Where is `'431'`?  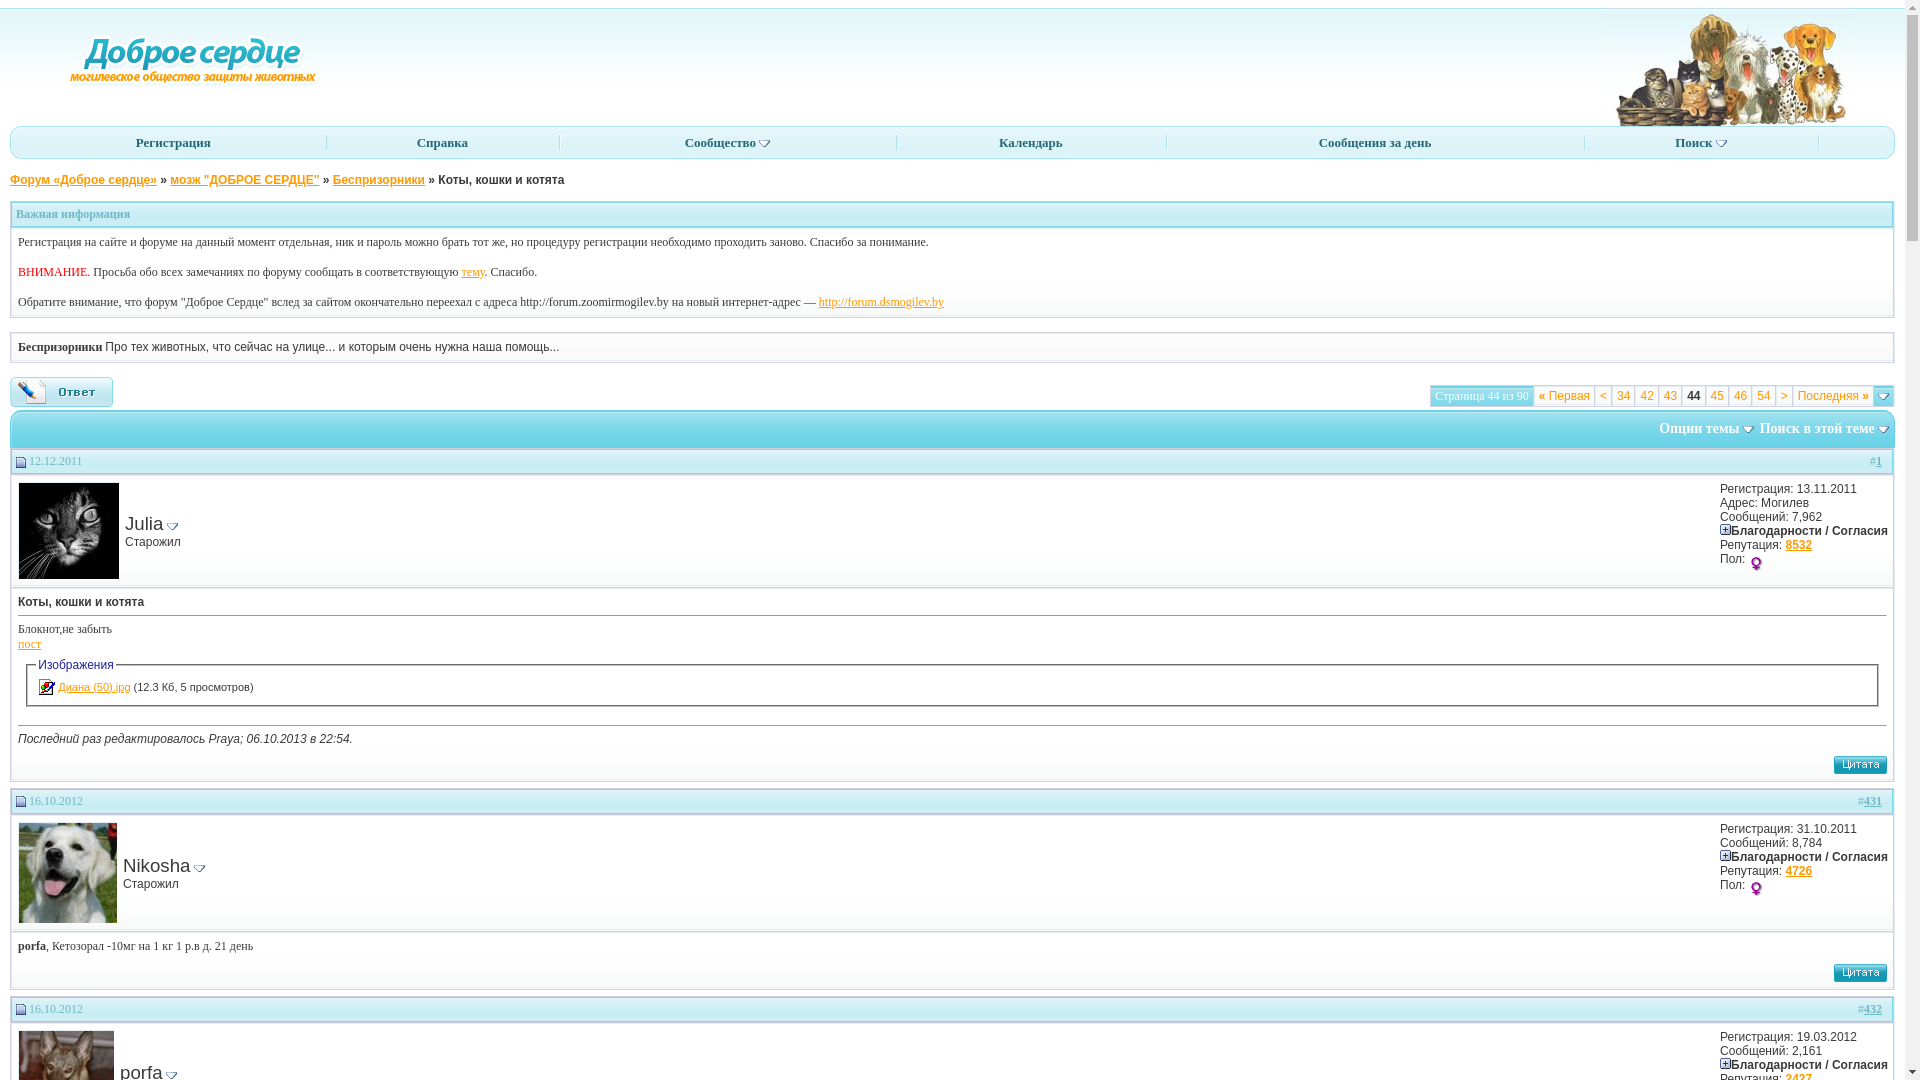 '431' is located at coordinates (1871, 800).